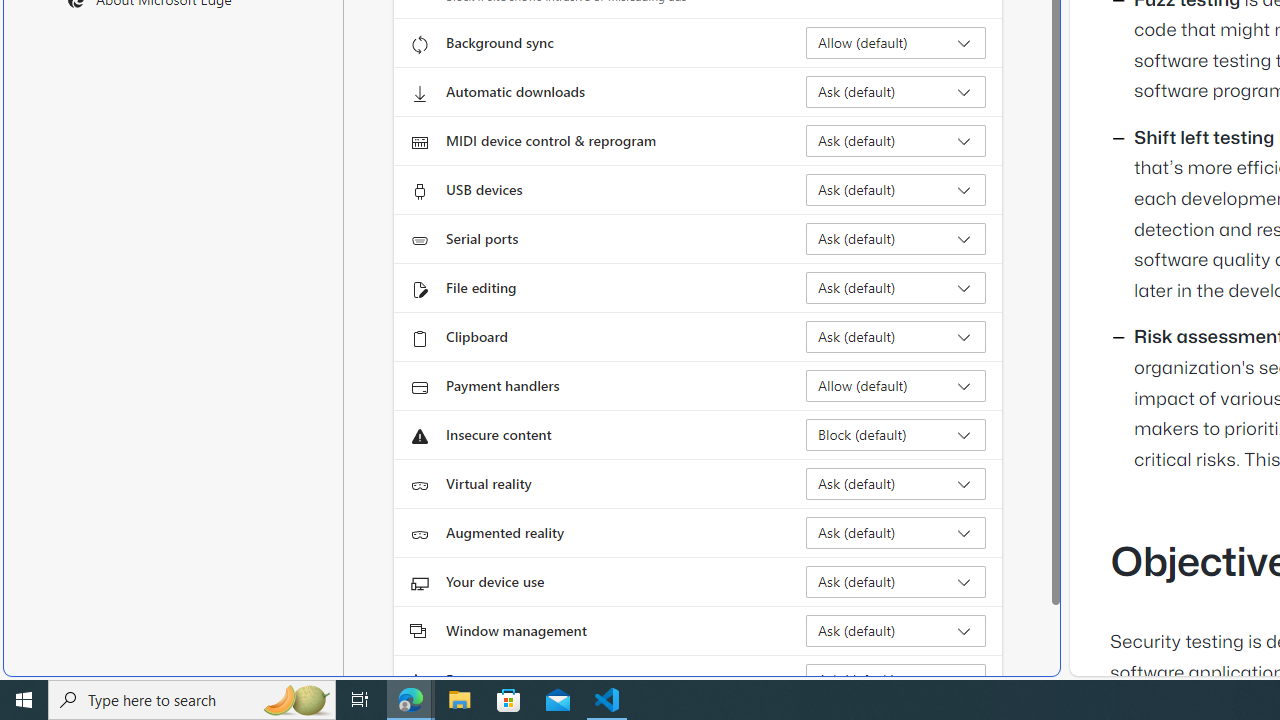  What do you see at coordinates (895, 190) in the screenshot?
I see `'USB devices Ask (default)'` at bounding box center [895, 190].